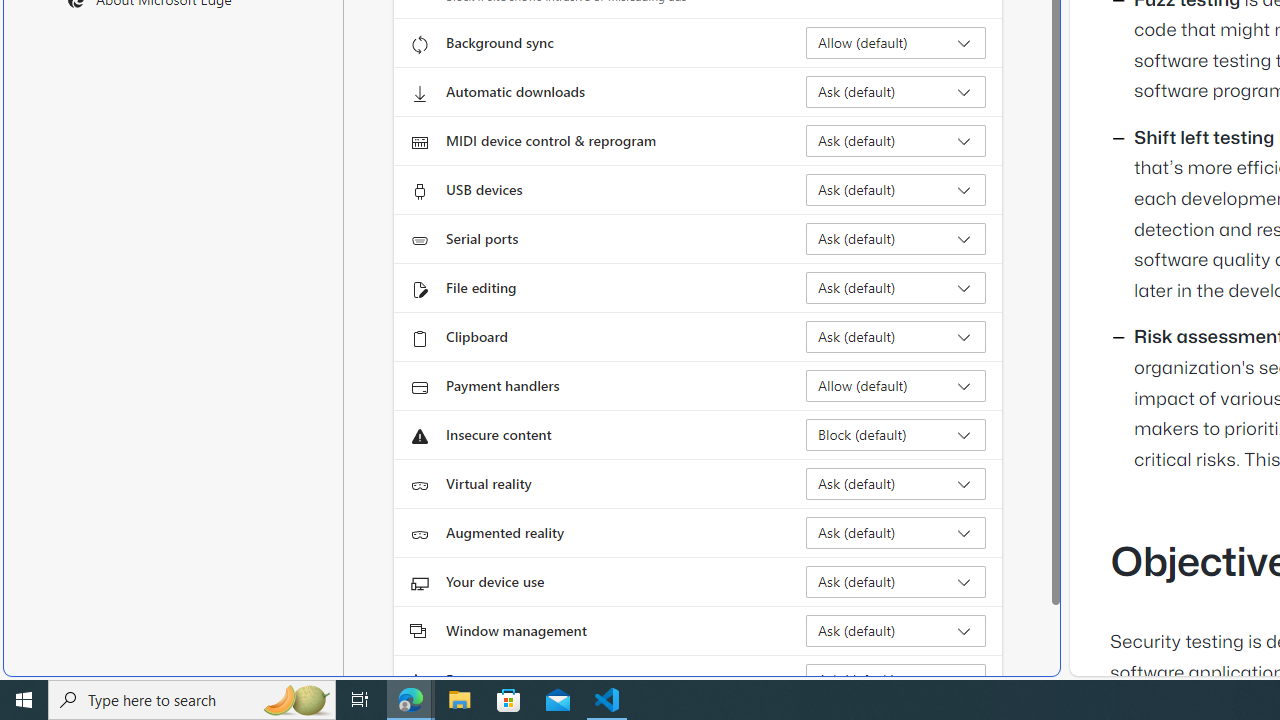  What do you see at coordinates (895, 190) in the screenshot?
I see `'USB devices Ask (default)'` at bounding box center [895, 190].